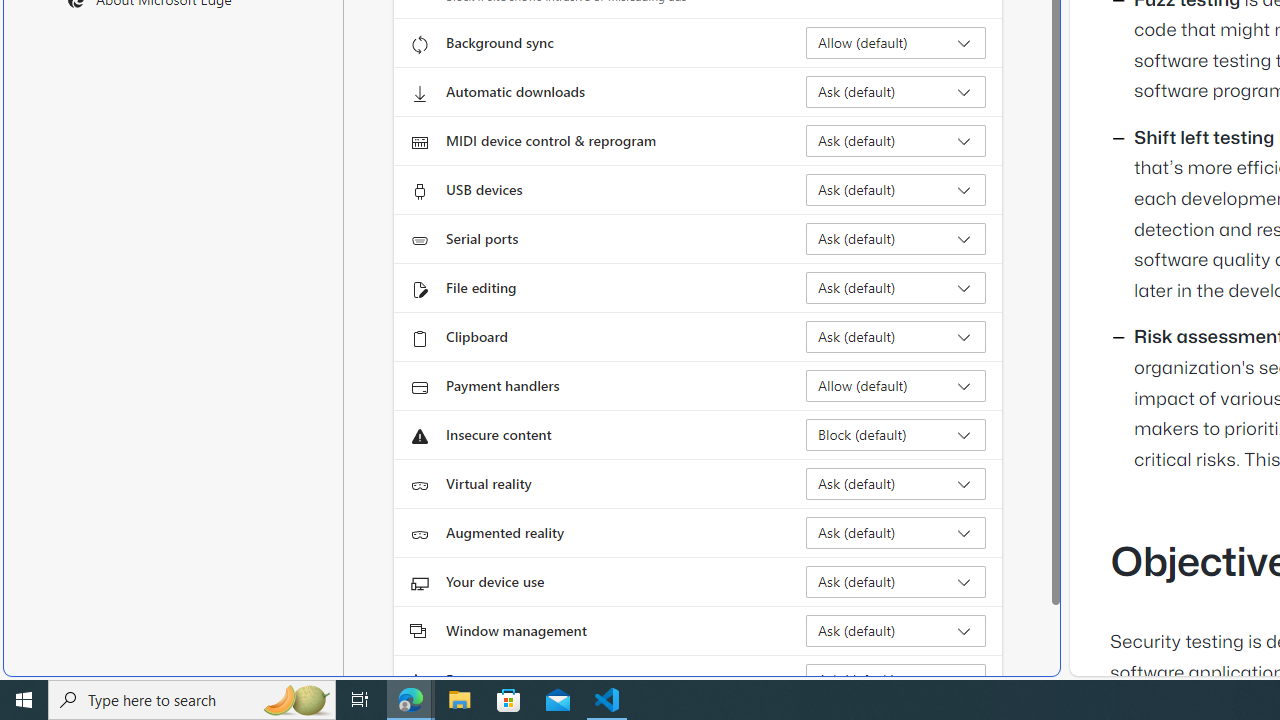  What do you see at coordinates (895, 190) in the screenshot?
I see `'USB devices Ask (default)'` at bounding box center [895, 190].